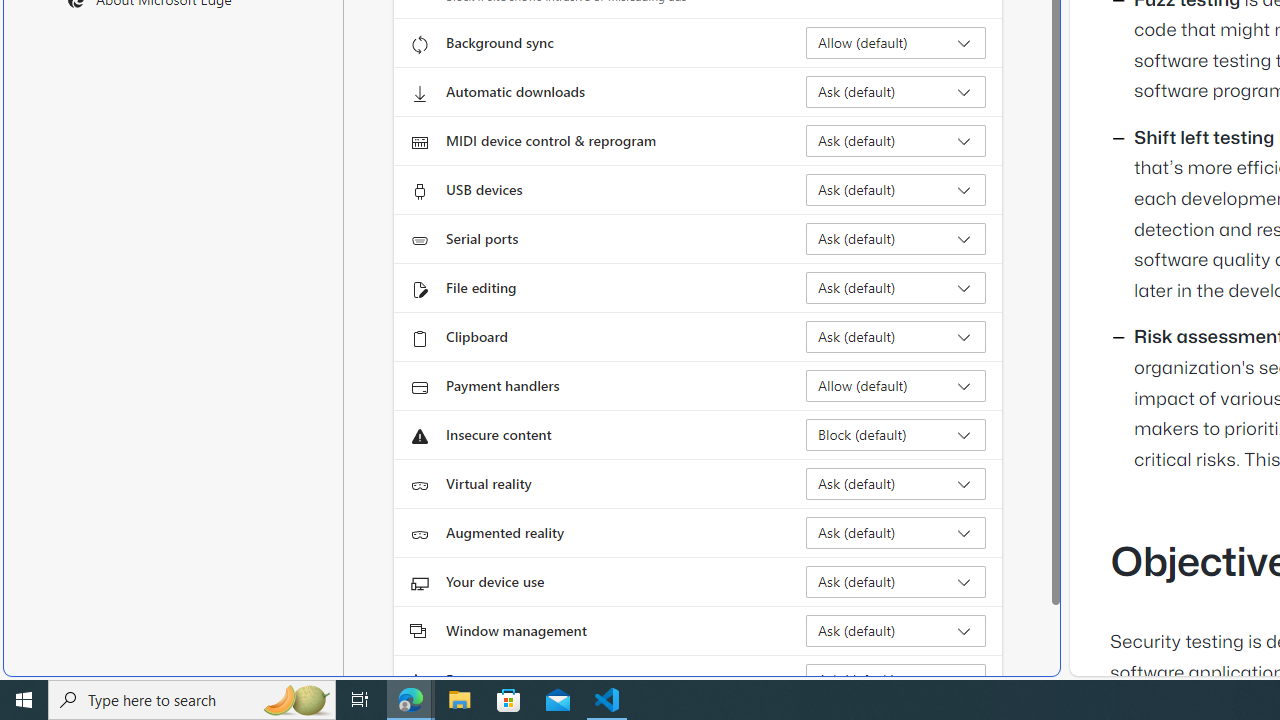  What do you see at coordinates (895, 190) in the screenshot?
I see `'USB devices Ask (default)'` at bounding box center [895, 190].